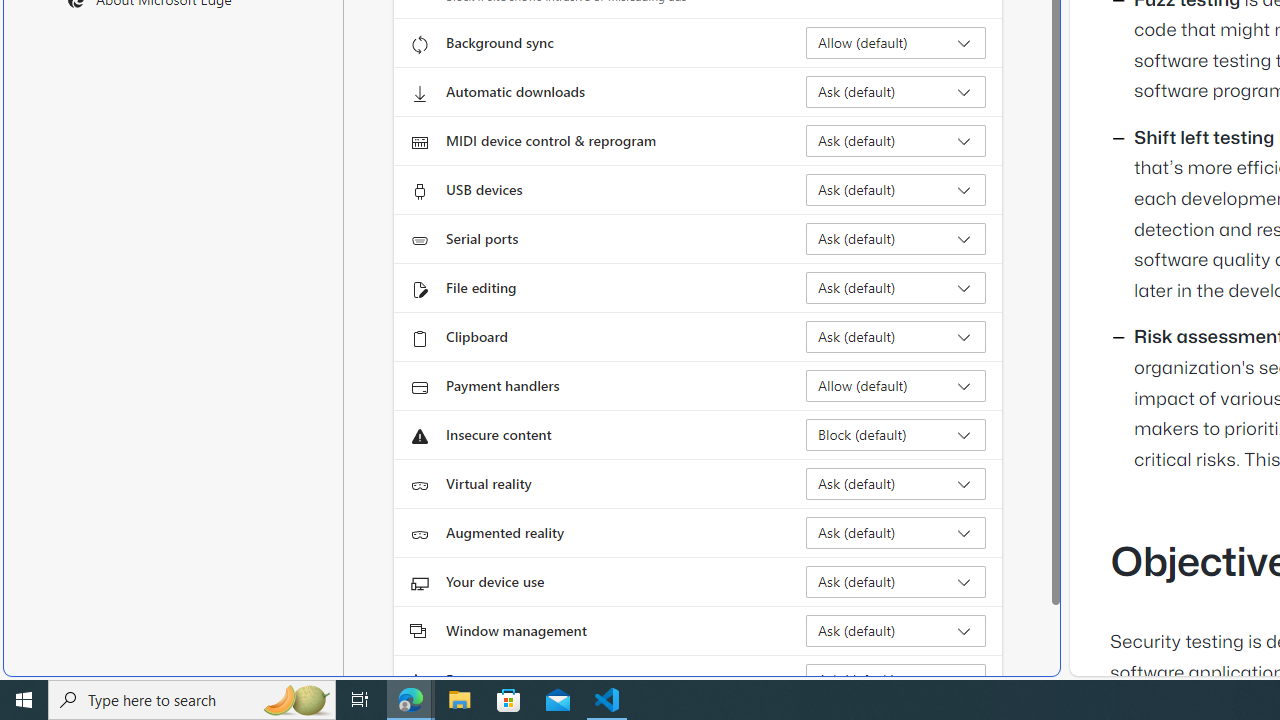  What do you see at coordinates (895, 190) in the screenshot?
I see `'USB devices Ask (default)'` at bounding box center [895, 190].